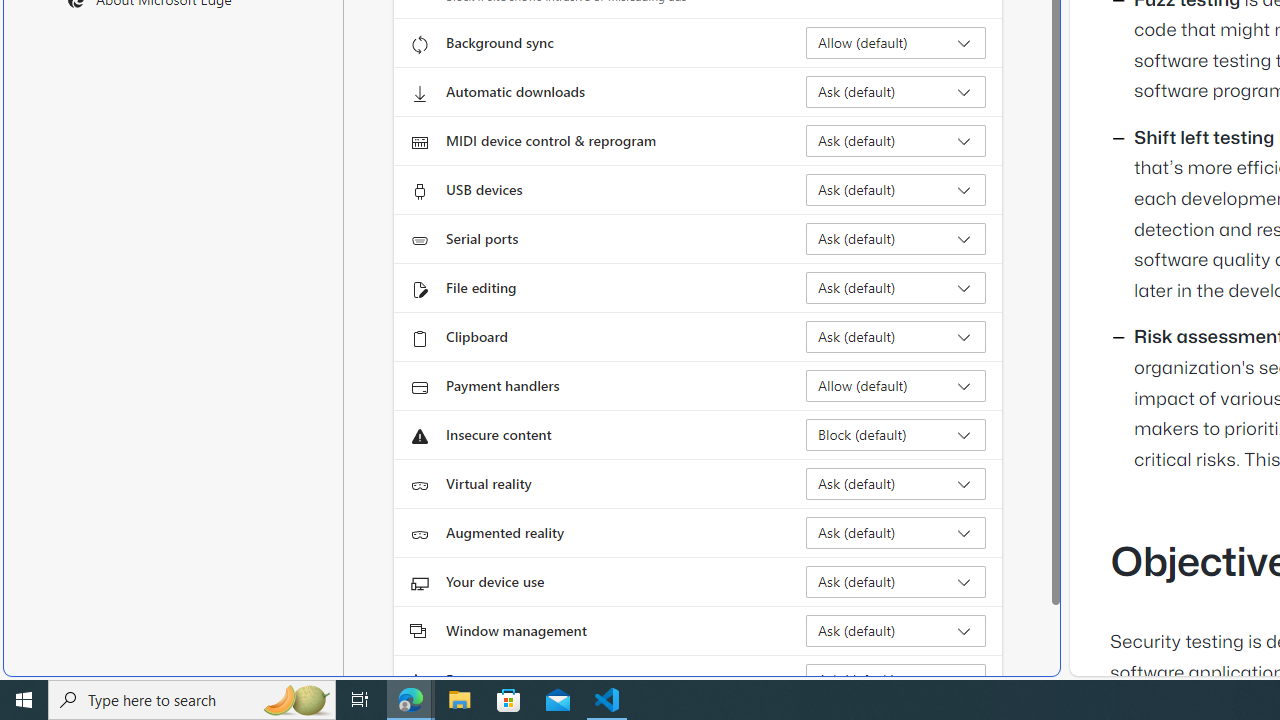  What do you see at coordinates (895, 190) in the screenshot?
I see `'USB devices Ask (default)'` at bounding box center [895, 190].